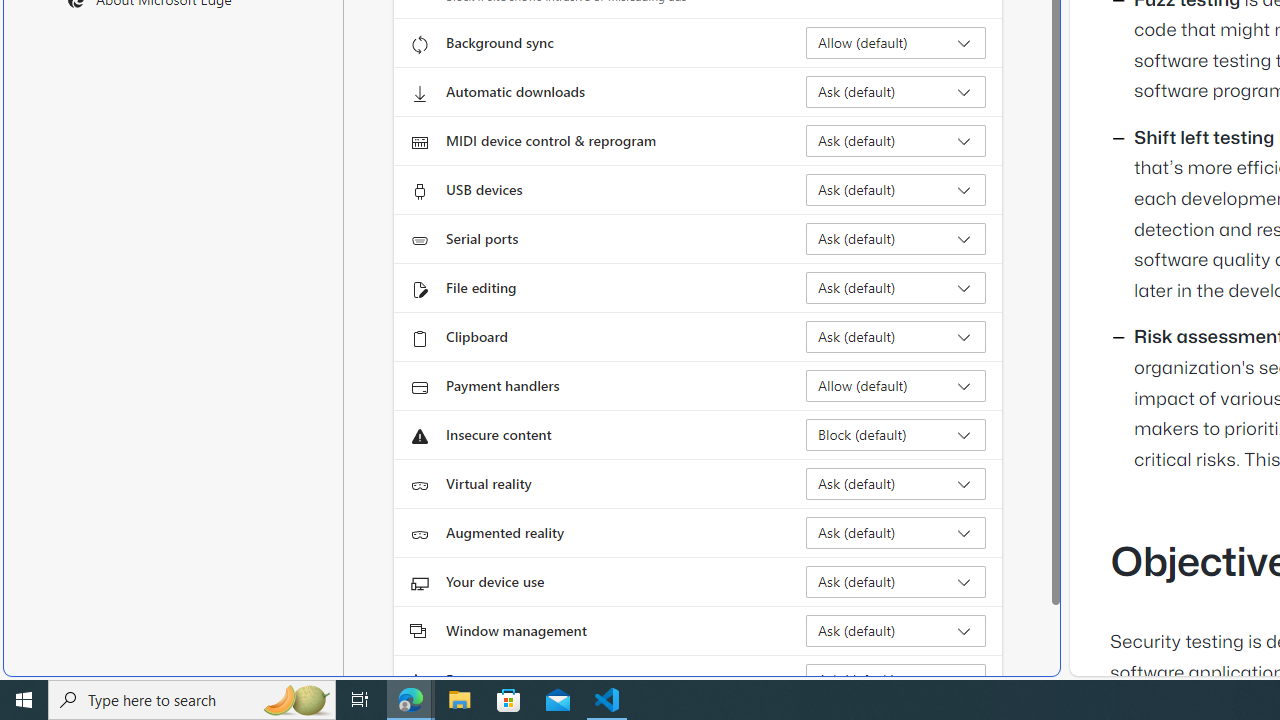  What do you see at coordinates (895, 190) in the screenshot?
I see `'USB devices Ask (default)'` at bounding box center [895, 190].